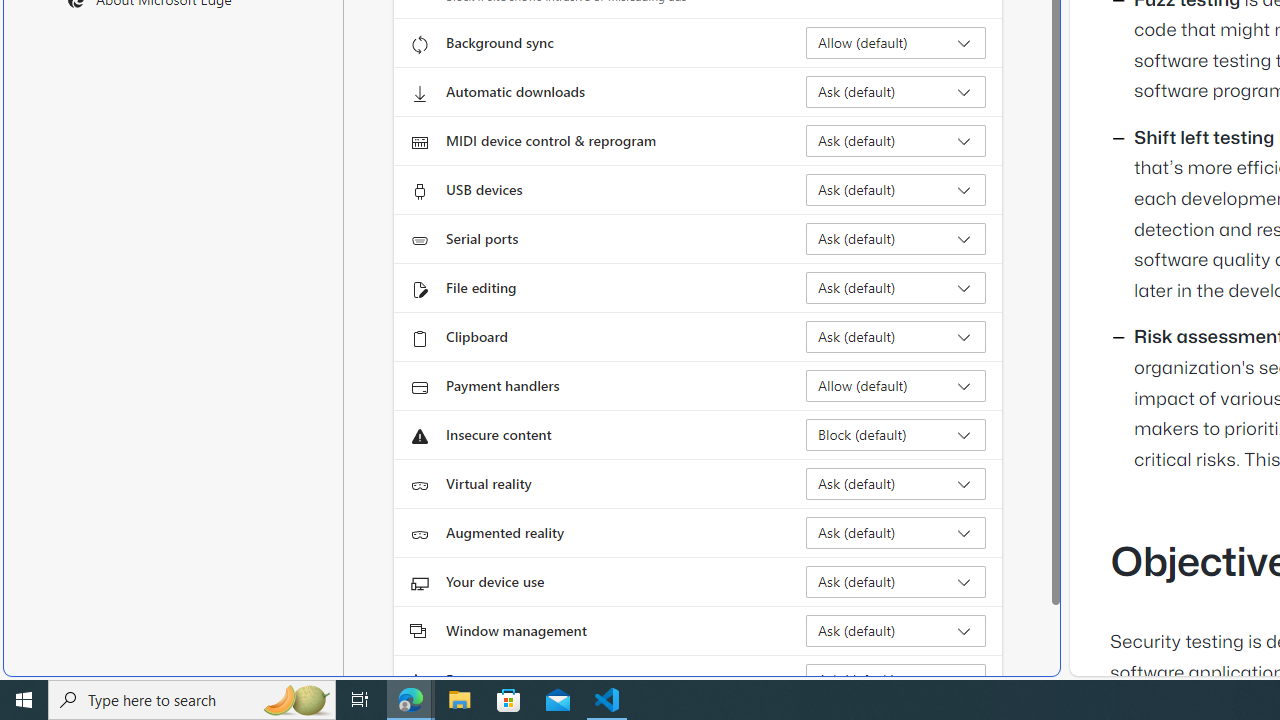  What do you see at coordinates (895, 190) in the screenshot?
I see `'USB devices Ask (default)'` at bounding box center [895, 190].